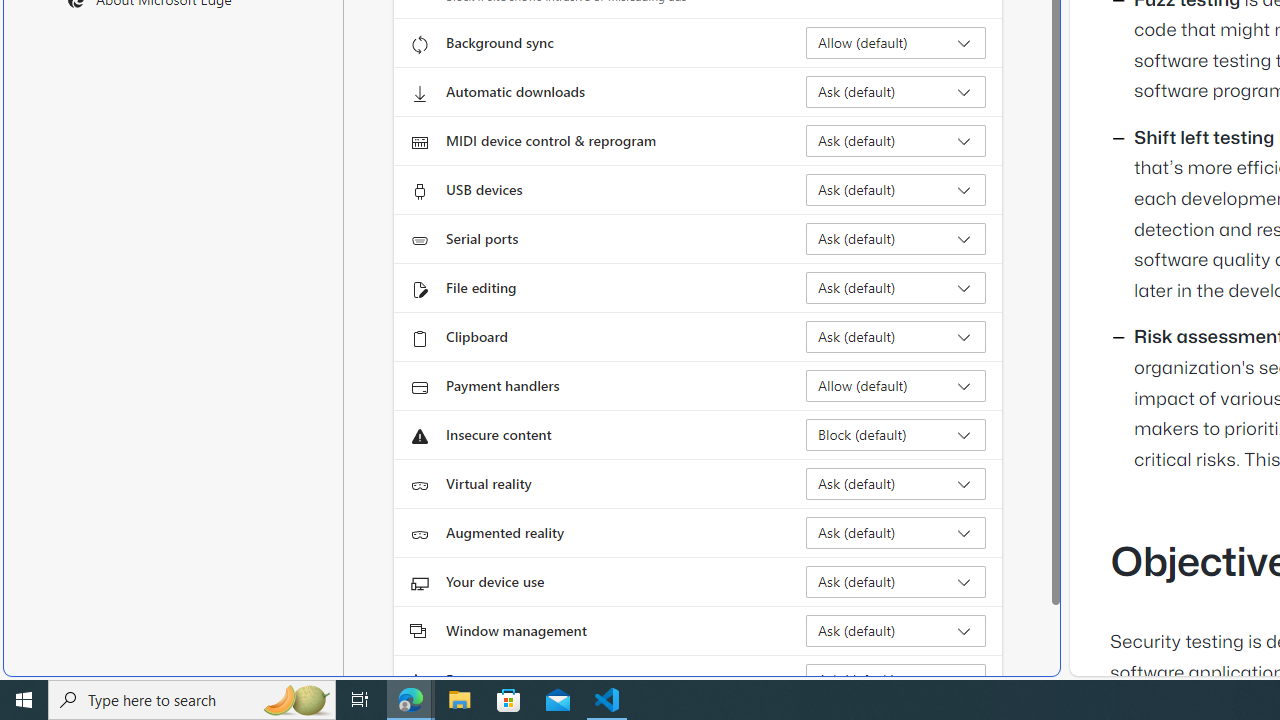  What do you see at coordinates (895, 190) in the screenshot?
I see `'USB devices Ask (default)'` at bounding box center [895, 190].